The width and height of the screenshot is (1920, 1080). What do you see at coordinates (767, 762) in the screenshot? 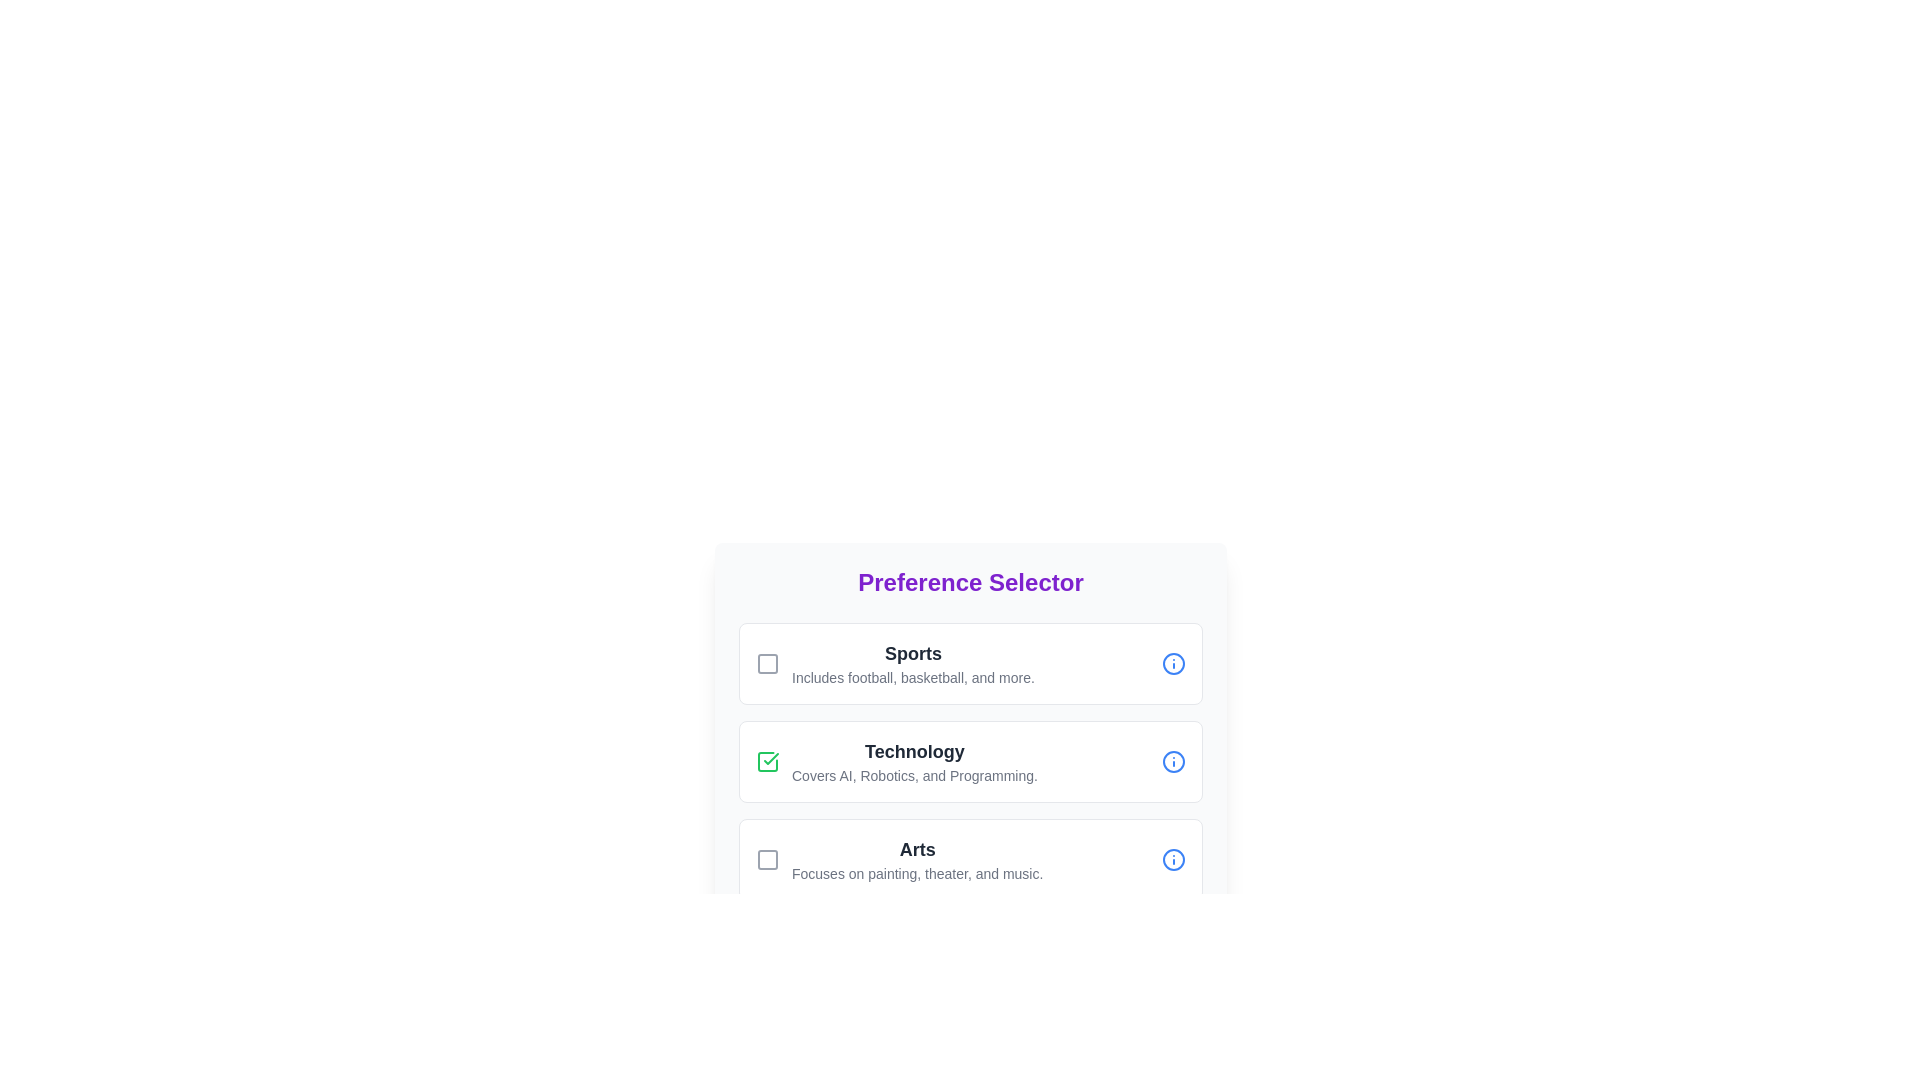
I see `the preference by clicking on the checkbox corresponding to Technology` at bounding box center [767, 762].